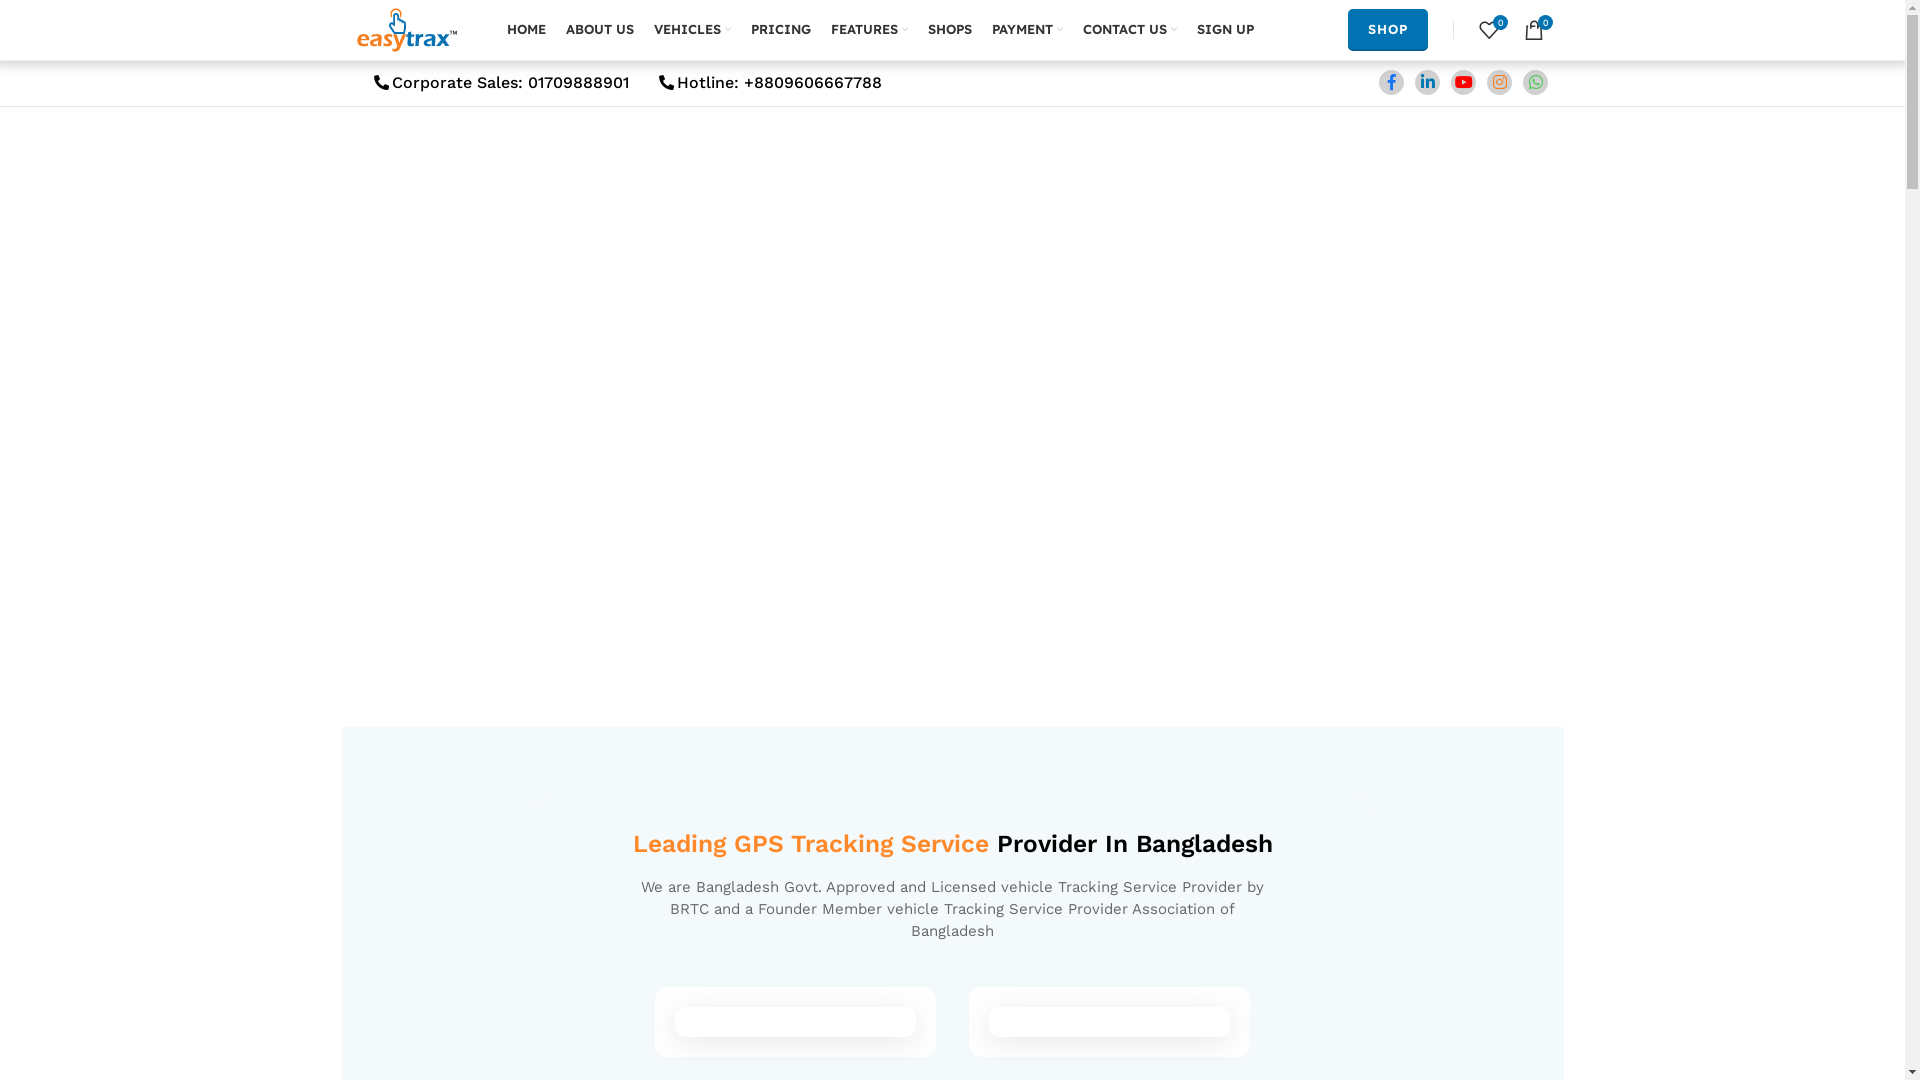 The width and height of the screenshot is (1920, 1080). What do you see at coordinates (1223, 30) in the screenshot?
I see `'SIGN UP'` at bounding box center [1223, 30].